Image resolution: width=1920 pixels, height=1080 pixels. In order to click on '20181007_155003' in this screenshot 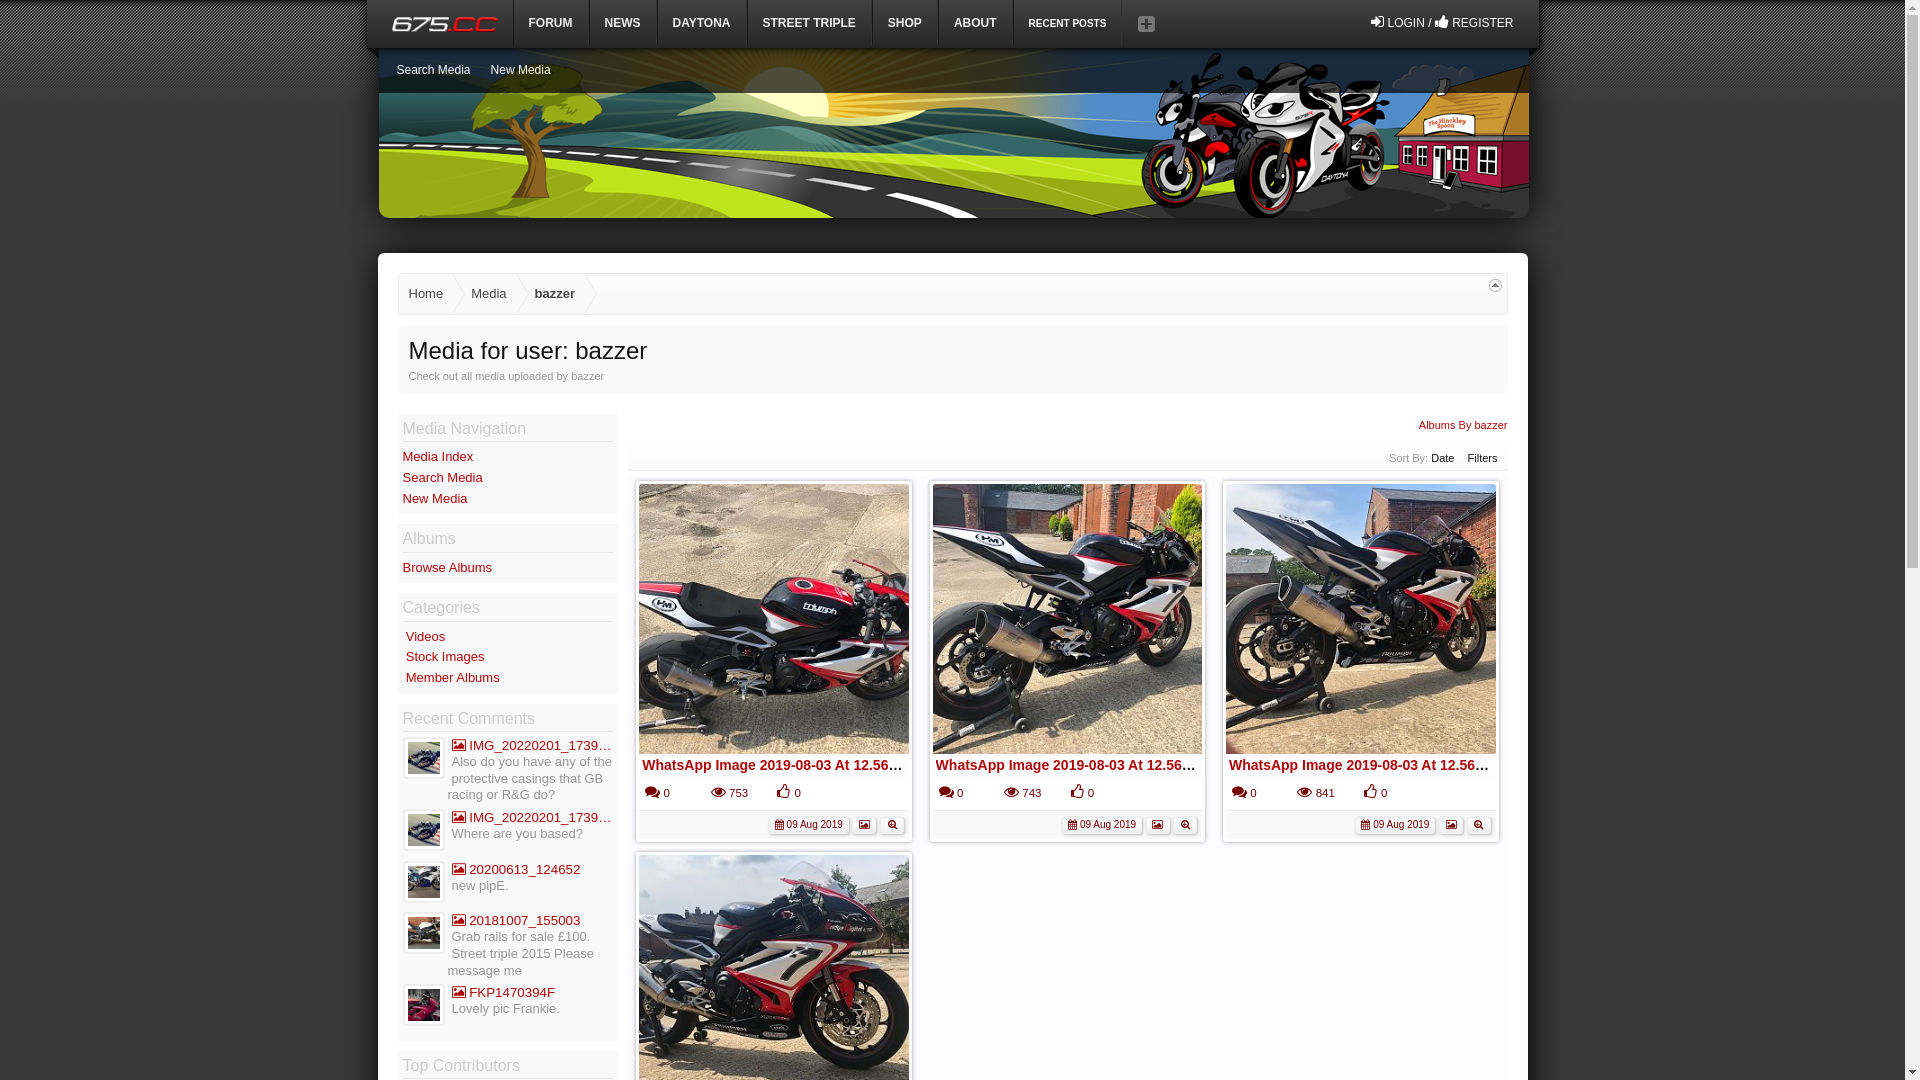, I will do `click(532, 920)`.